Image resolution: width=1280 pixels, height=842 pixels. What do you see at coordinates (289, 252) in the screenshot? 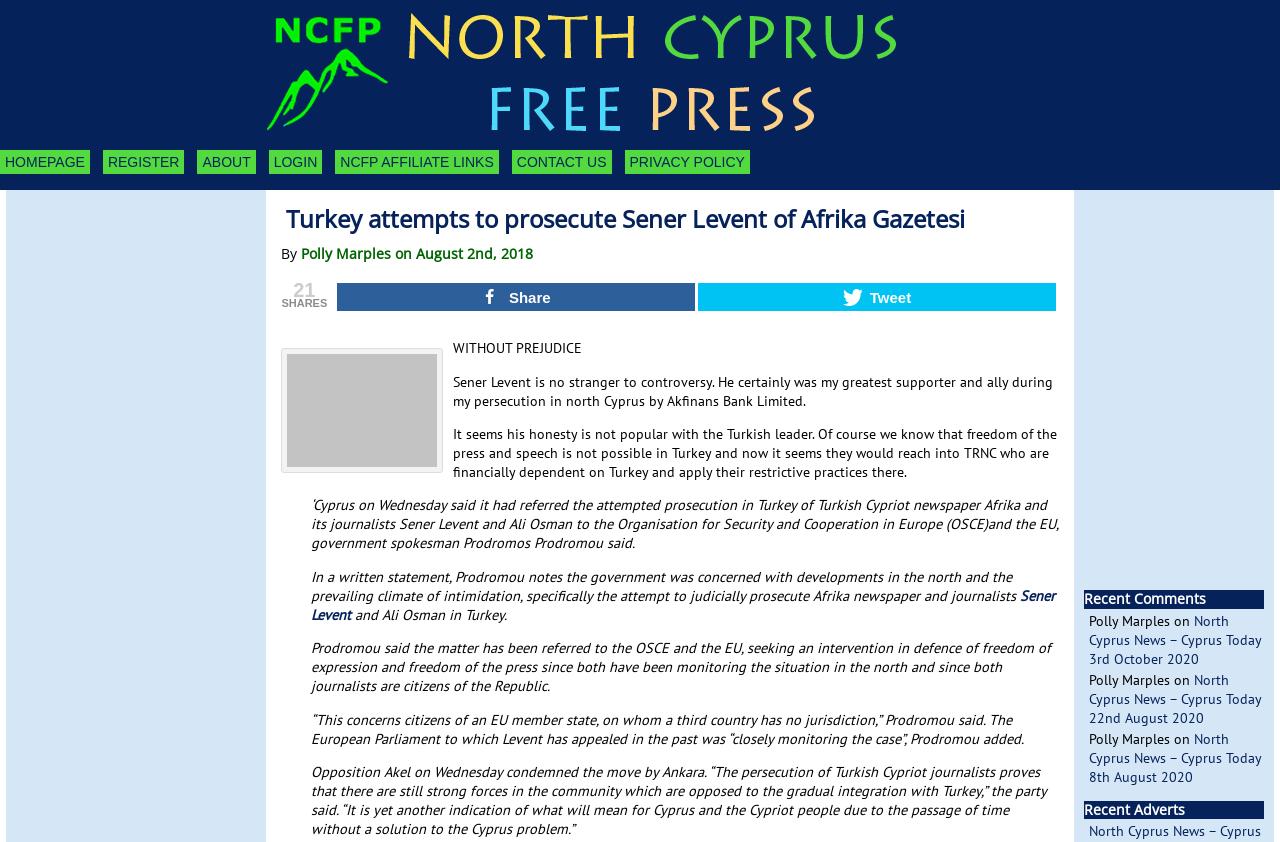
I see `'By'` at bounding box center [289, 252].